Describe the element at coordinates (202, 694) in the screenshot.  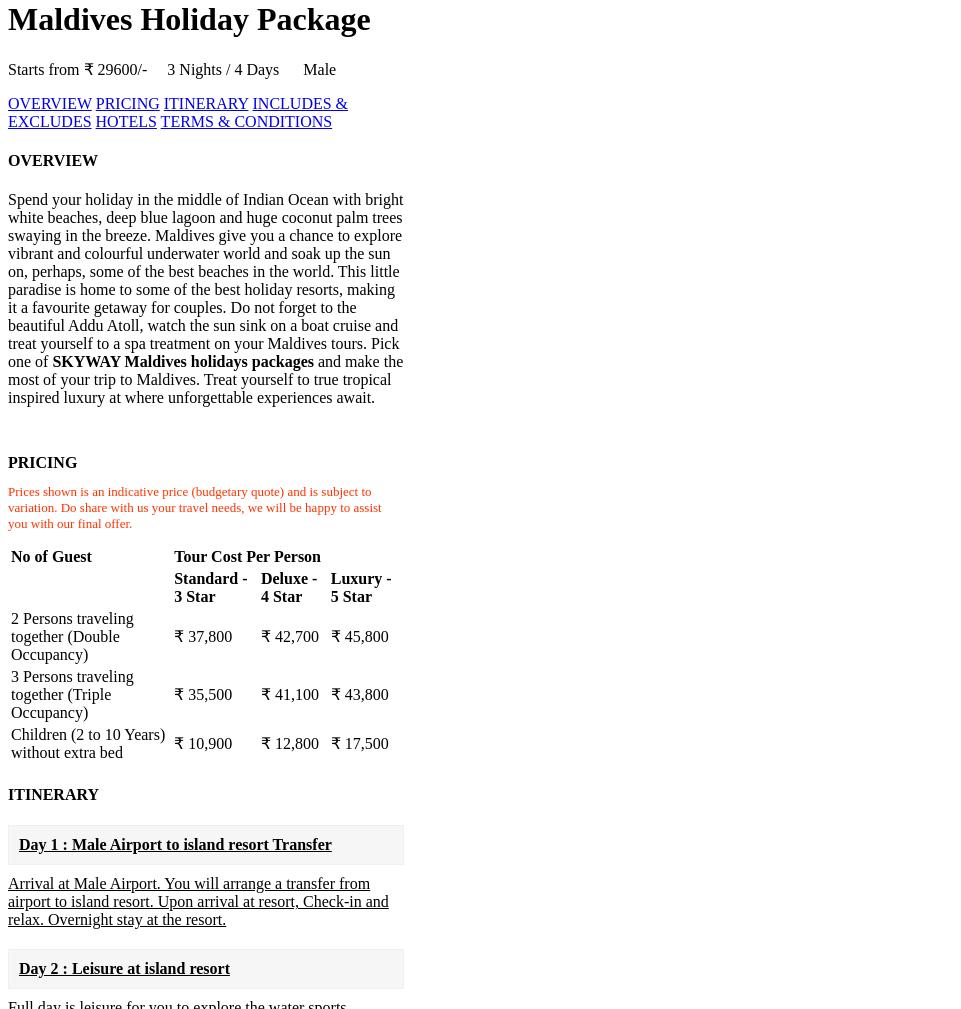
I see `'₹ 35,500'` at that location.